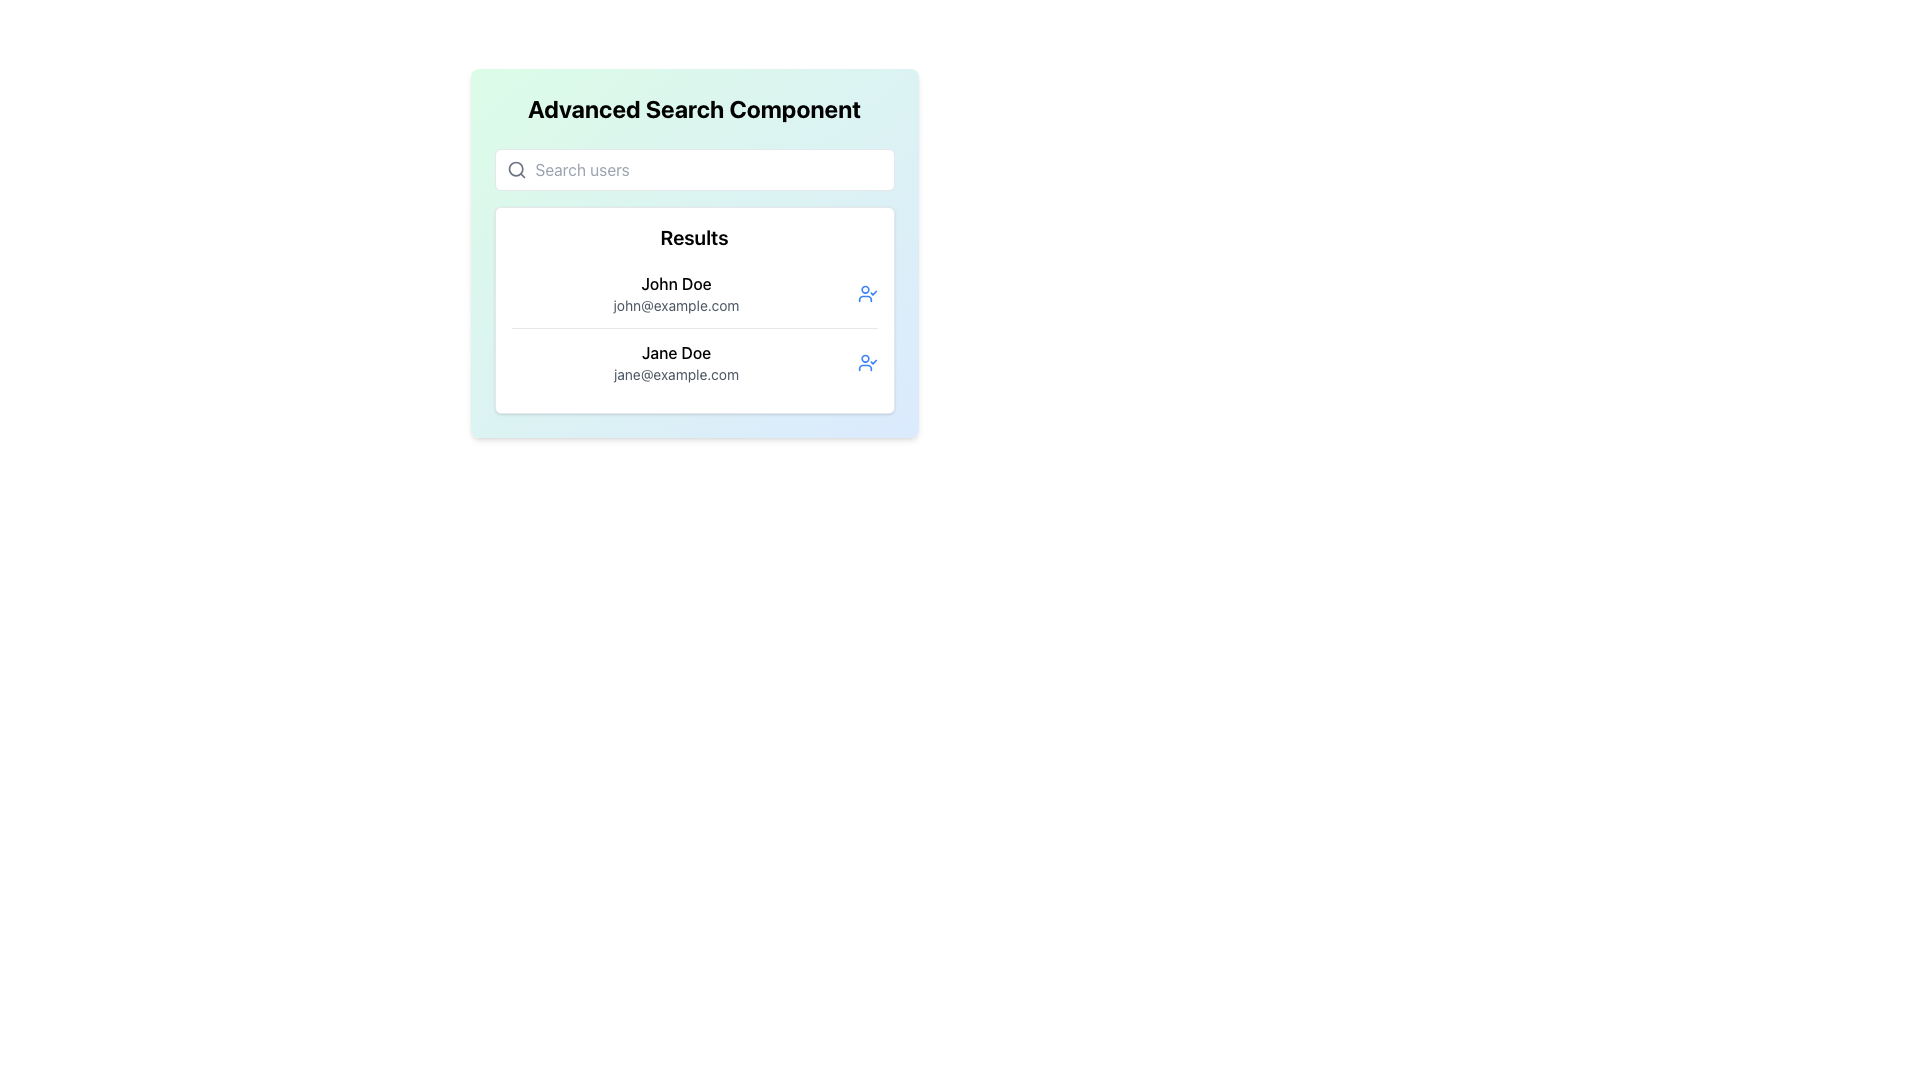 This screenshot has width=1920, height=1080. What do you see at coordinates (694, 293) in the screenshot?
I see `on the first user profile preview in the search results` at bounding box center [694, 293].